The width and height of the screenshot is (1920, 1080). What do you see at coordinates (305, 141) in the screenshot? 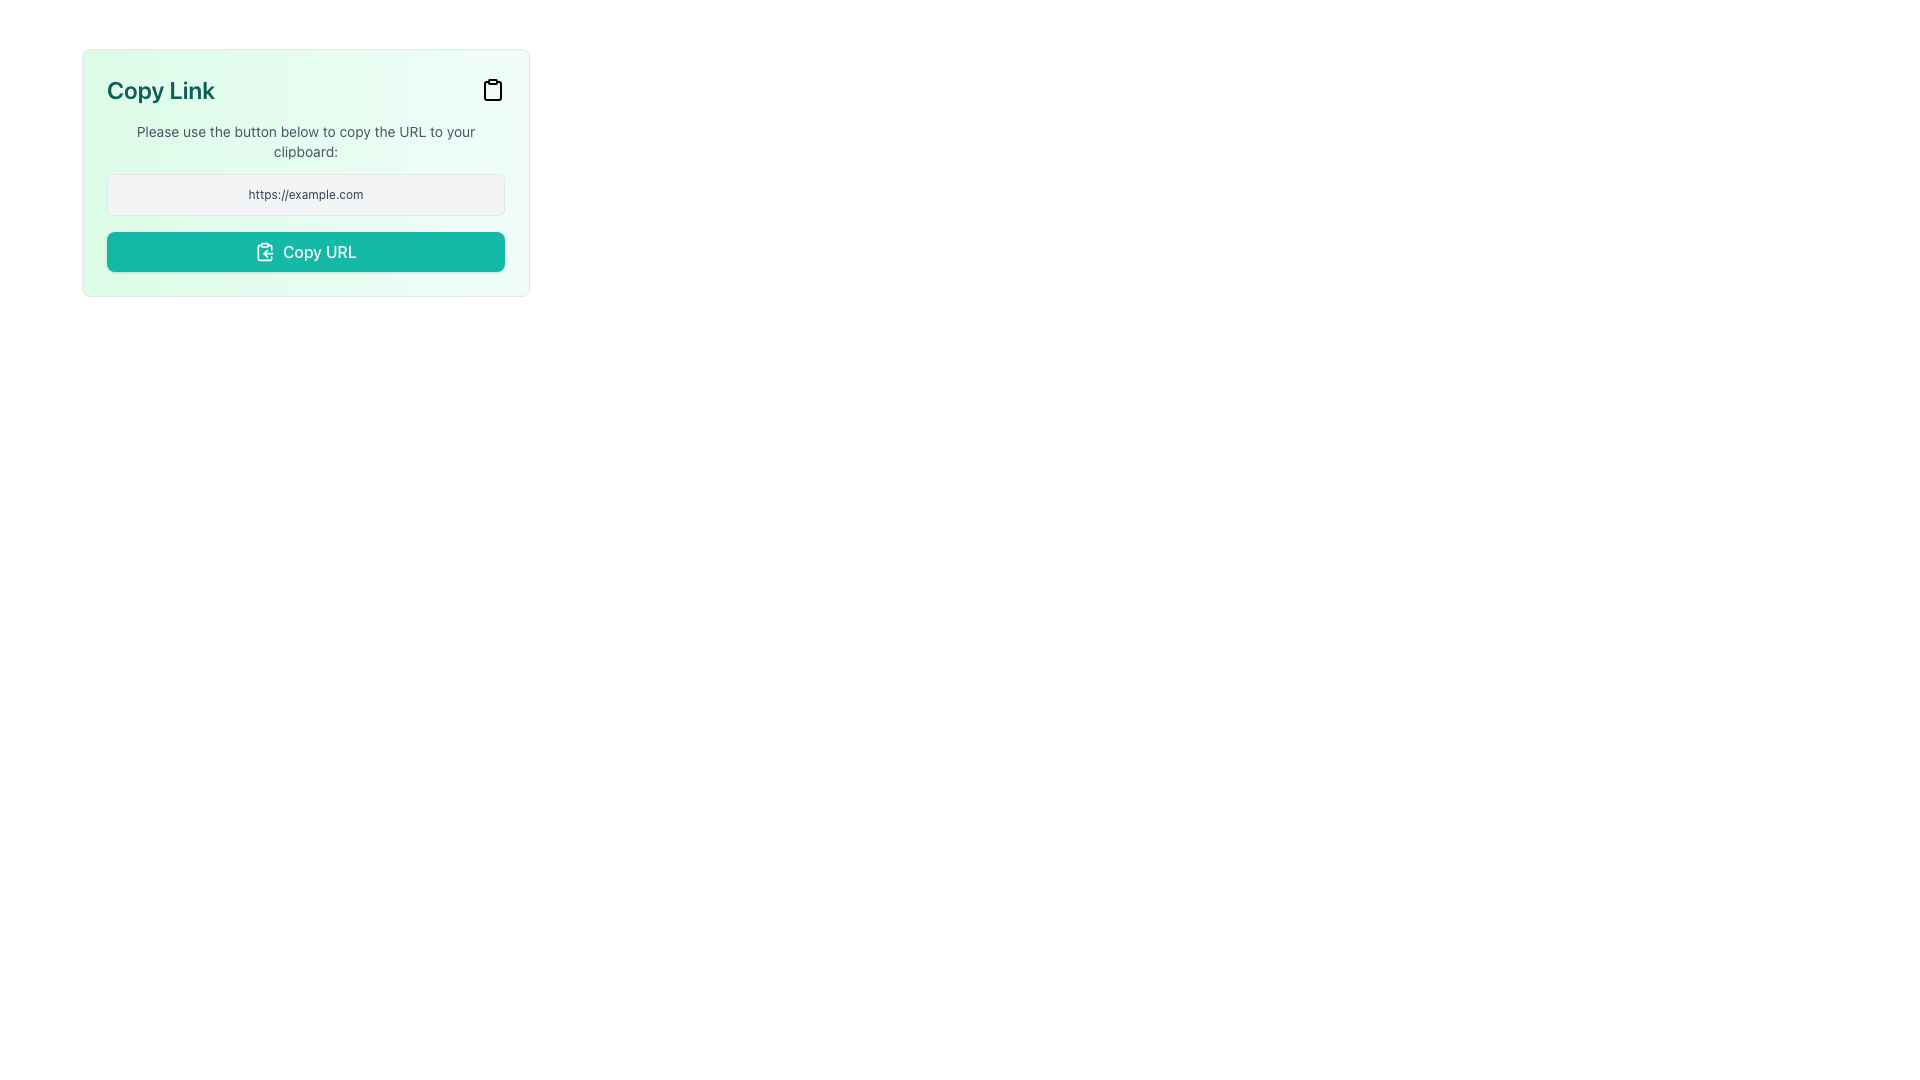
I see `the static text element that provides instructions for copying a link, positioned below the title 'Copy Link' and an icon, and above the displayed URL and the 'Copy URL' button` at bounding box center [305, 141].